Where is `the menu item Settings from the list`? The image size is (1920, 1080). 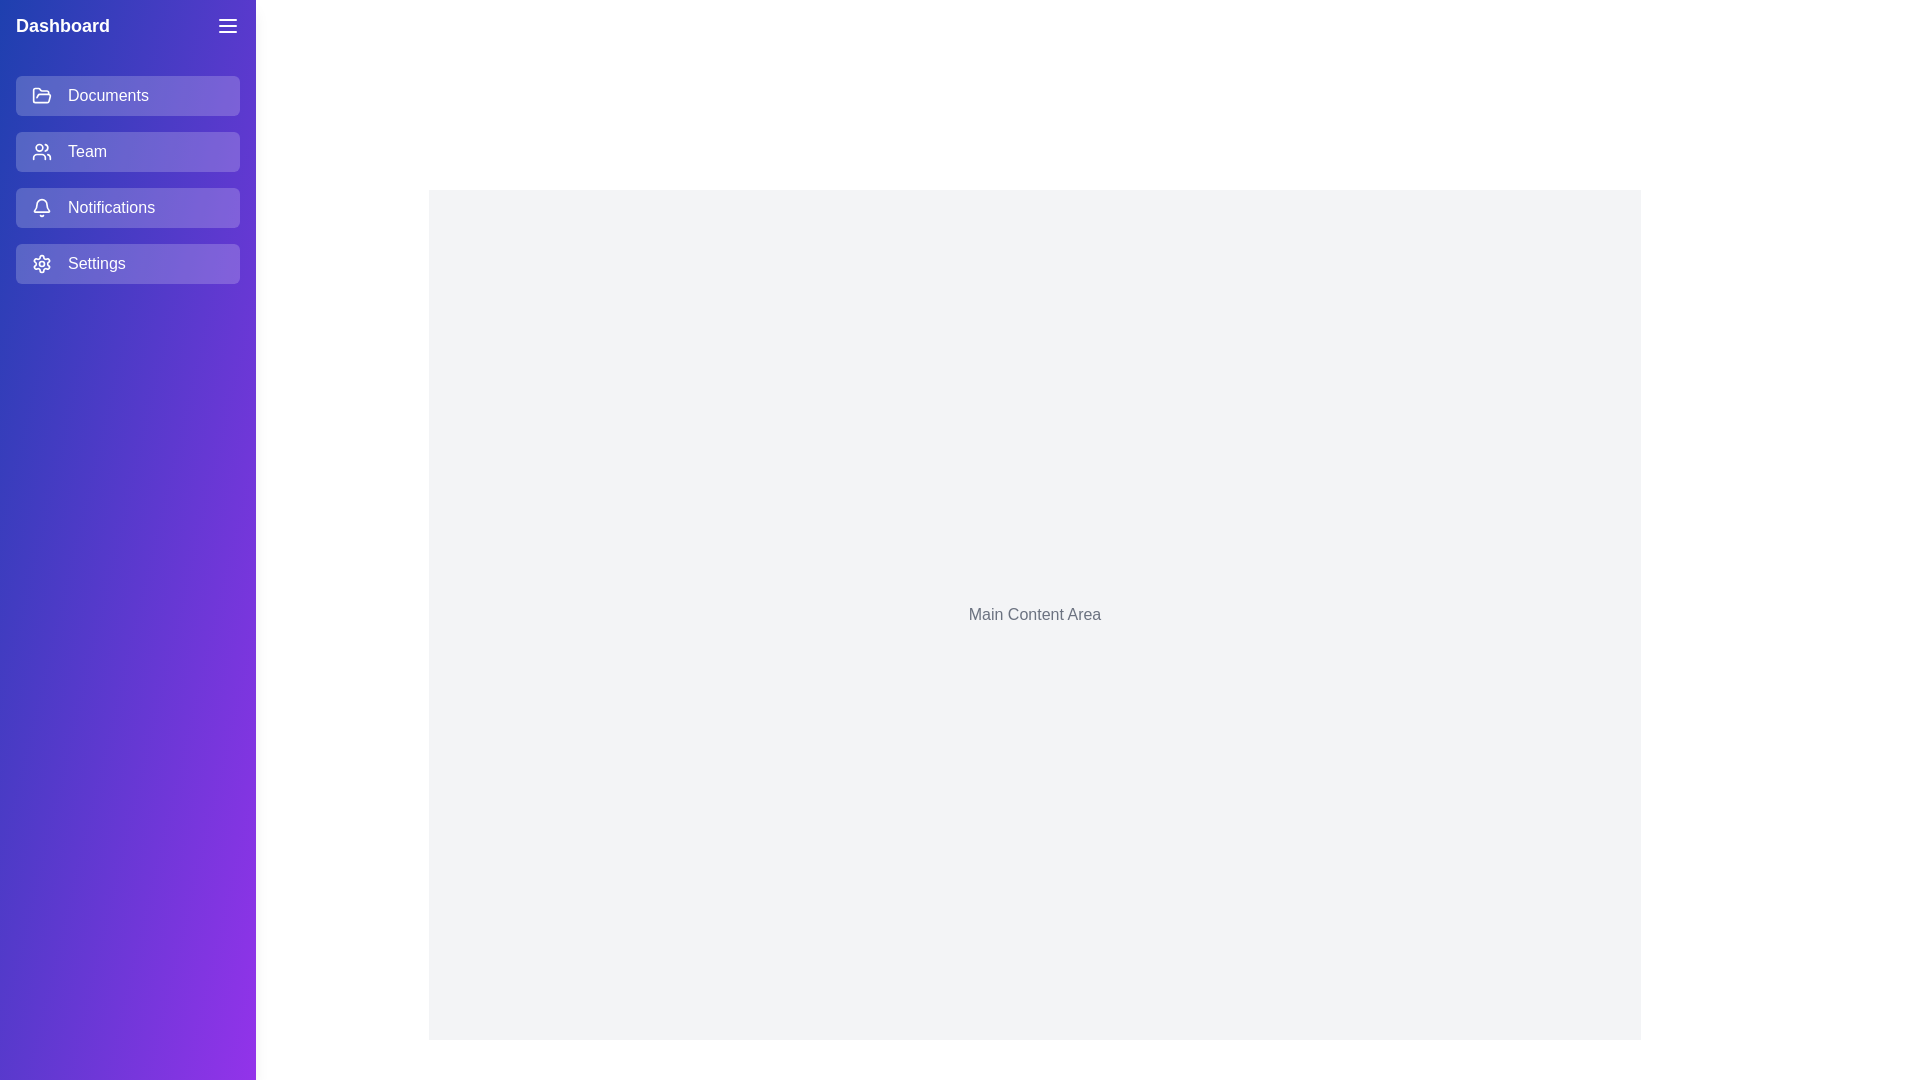 the menu item Settings from the list is located at coordinates (127, 262).